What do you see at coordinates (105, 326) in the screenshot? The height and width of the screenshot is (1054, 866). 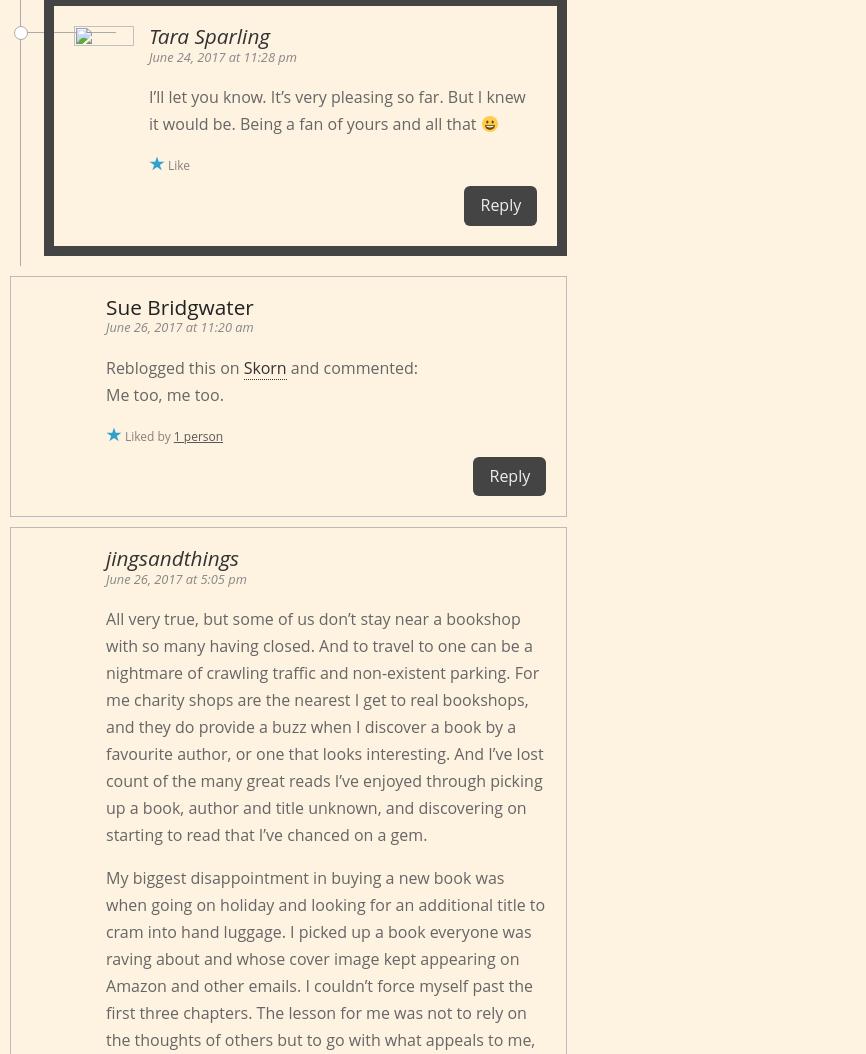 I see `'June 26, 2017 at 11:20 am'` at bounding box center [105, 326].